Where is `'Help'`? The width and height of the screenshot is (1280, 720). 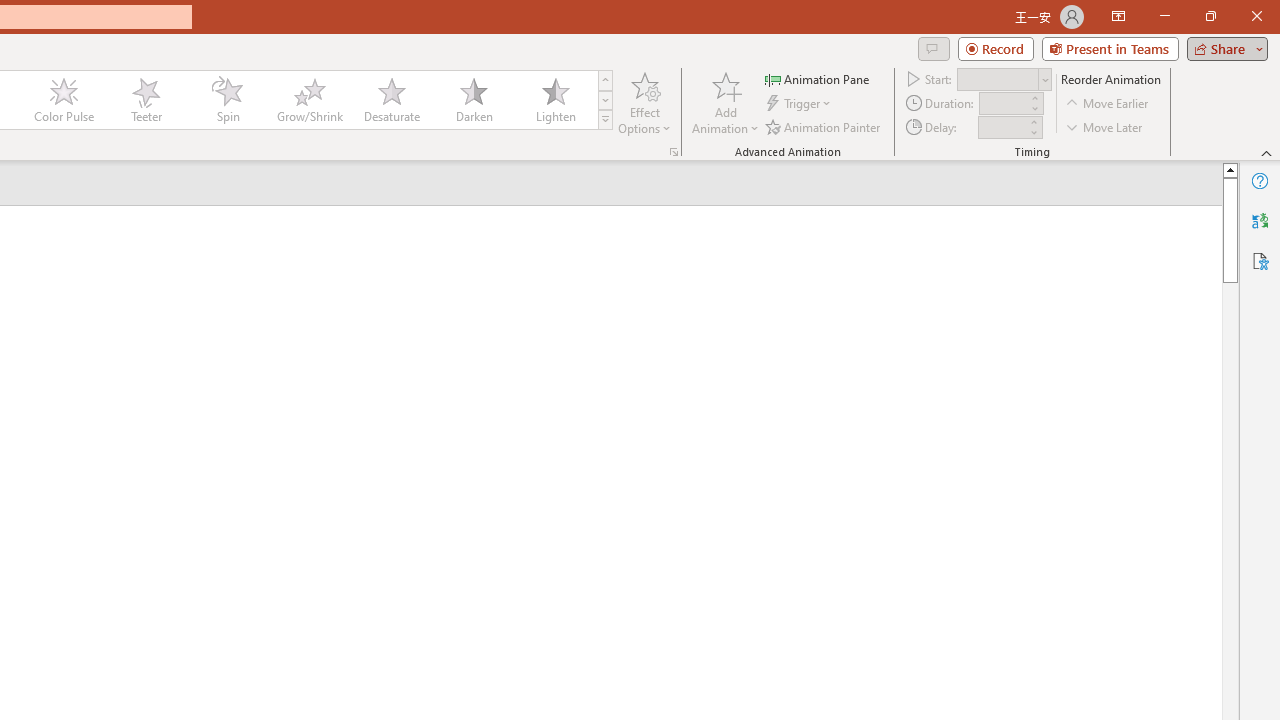
'Help' is located at coordinates (1259, 181).